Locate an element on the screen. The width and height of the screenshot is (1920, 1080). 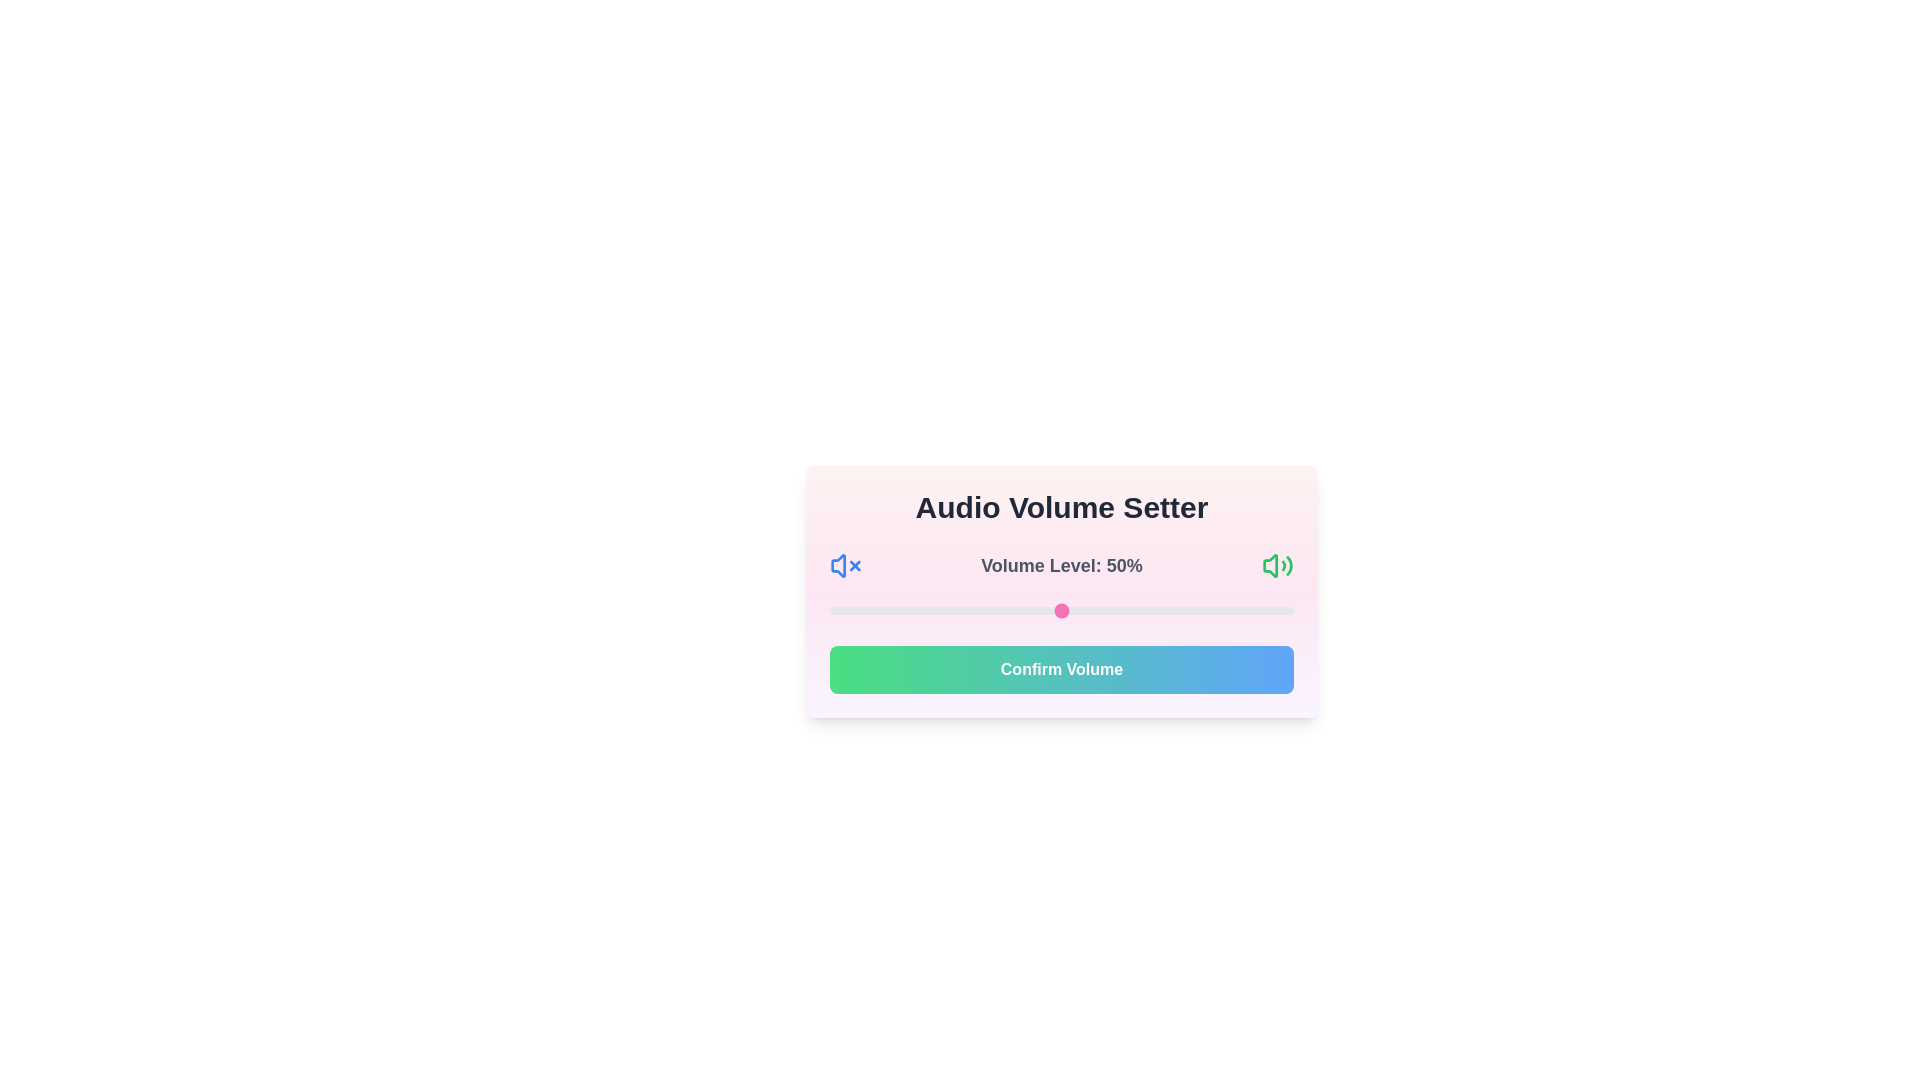
the volume is located at coordinates (867, 609).